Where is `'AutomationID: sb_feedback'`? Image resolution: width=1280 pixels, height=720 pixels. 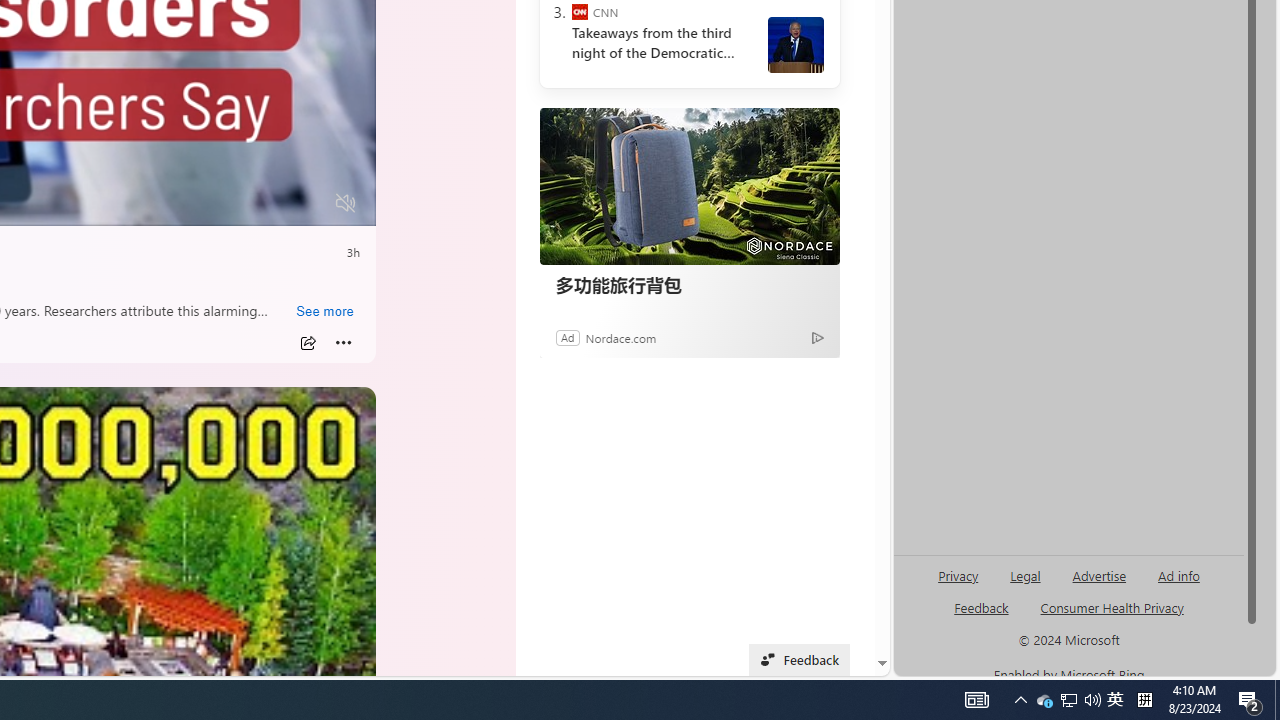 'AutomationID: sb_feedback' is located at coordinates (981, 606).